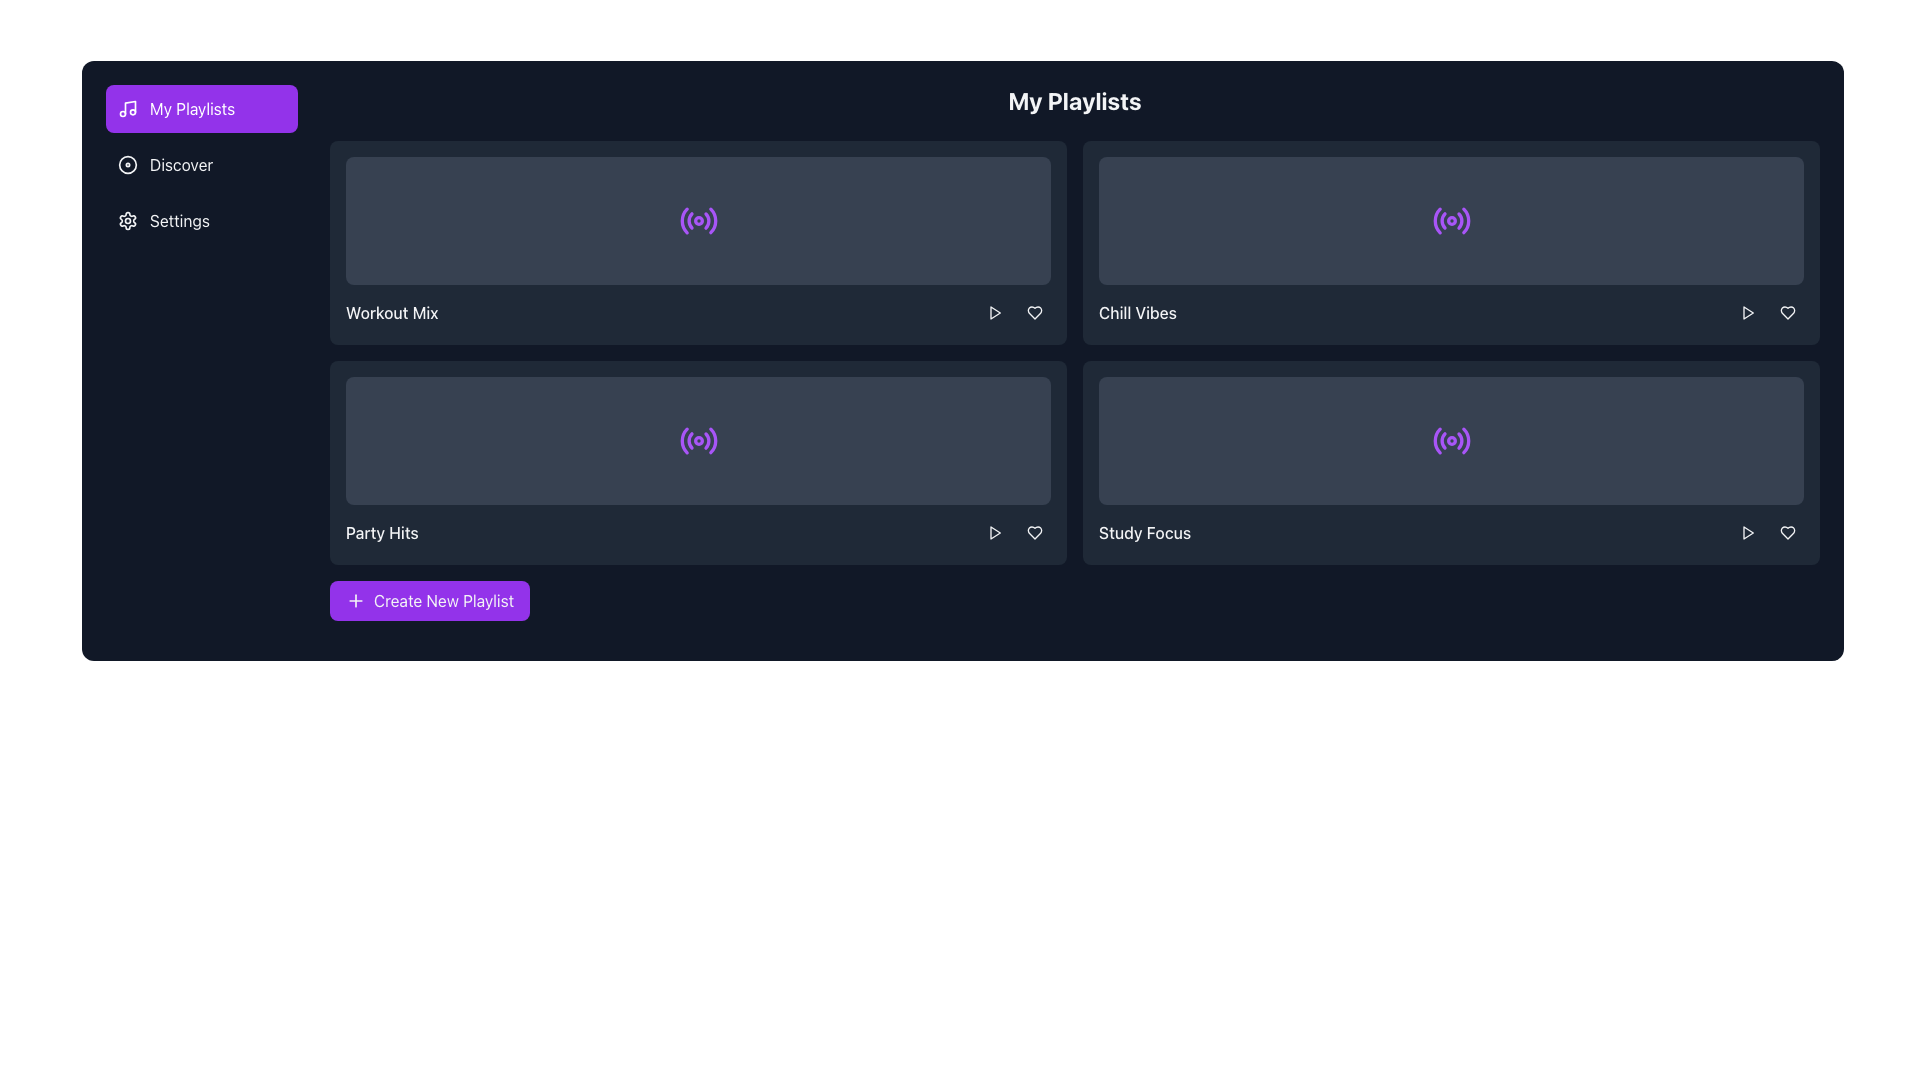  What do you see at coordinates (1035, 531) in the screenshot?
I see `the heart-shaped icon in the bottom-right corner of the 'Study Focus' playlist card to mark the playlist as a favorite` at bounding box center [1035, 531].